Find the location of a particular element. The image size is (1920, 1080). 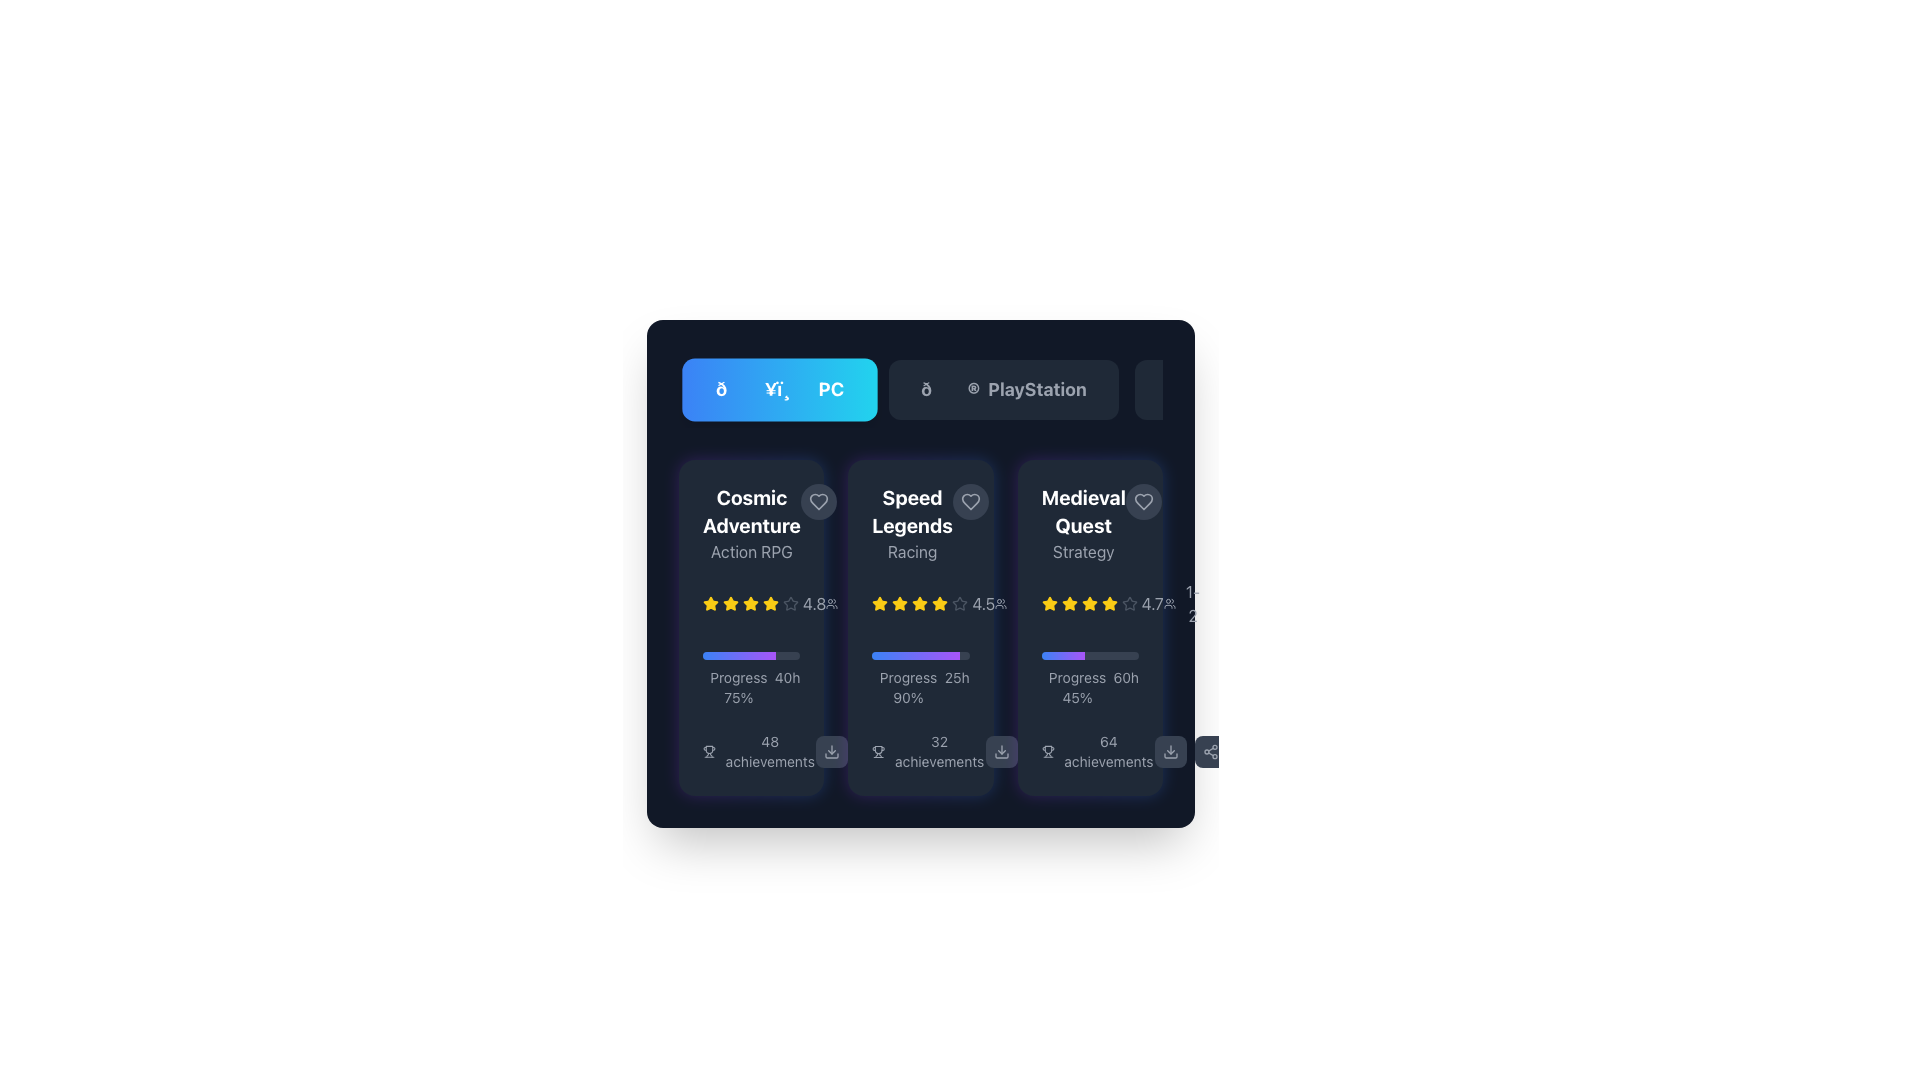

the styling of the text label 'Strategy', which is positioned below the title 'Medieval Quest' on the game information card in the grid layout is located at coordinates (1082, 551).